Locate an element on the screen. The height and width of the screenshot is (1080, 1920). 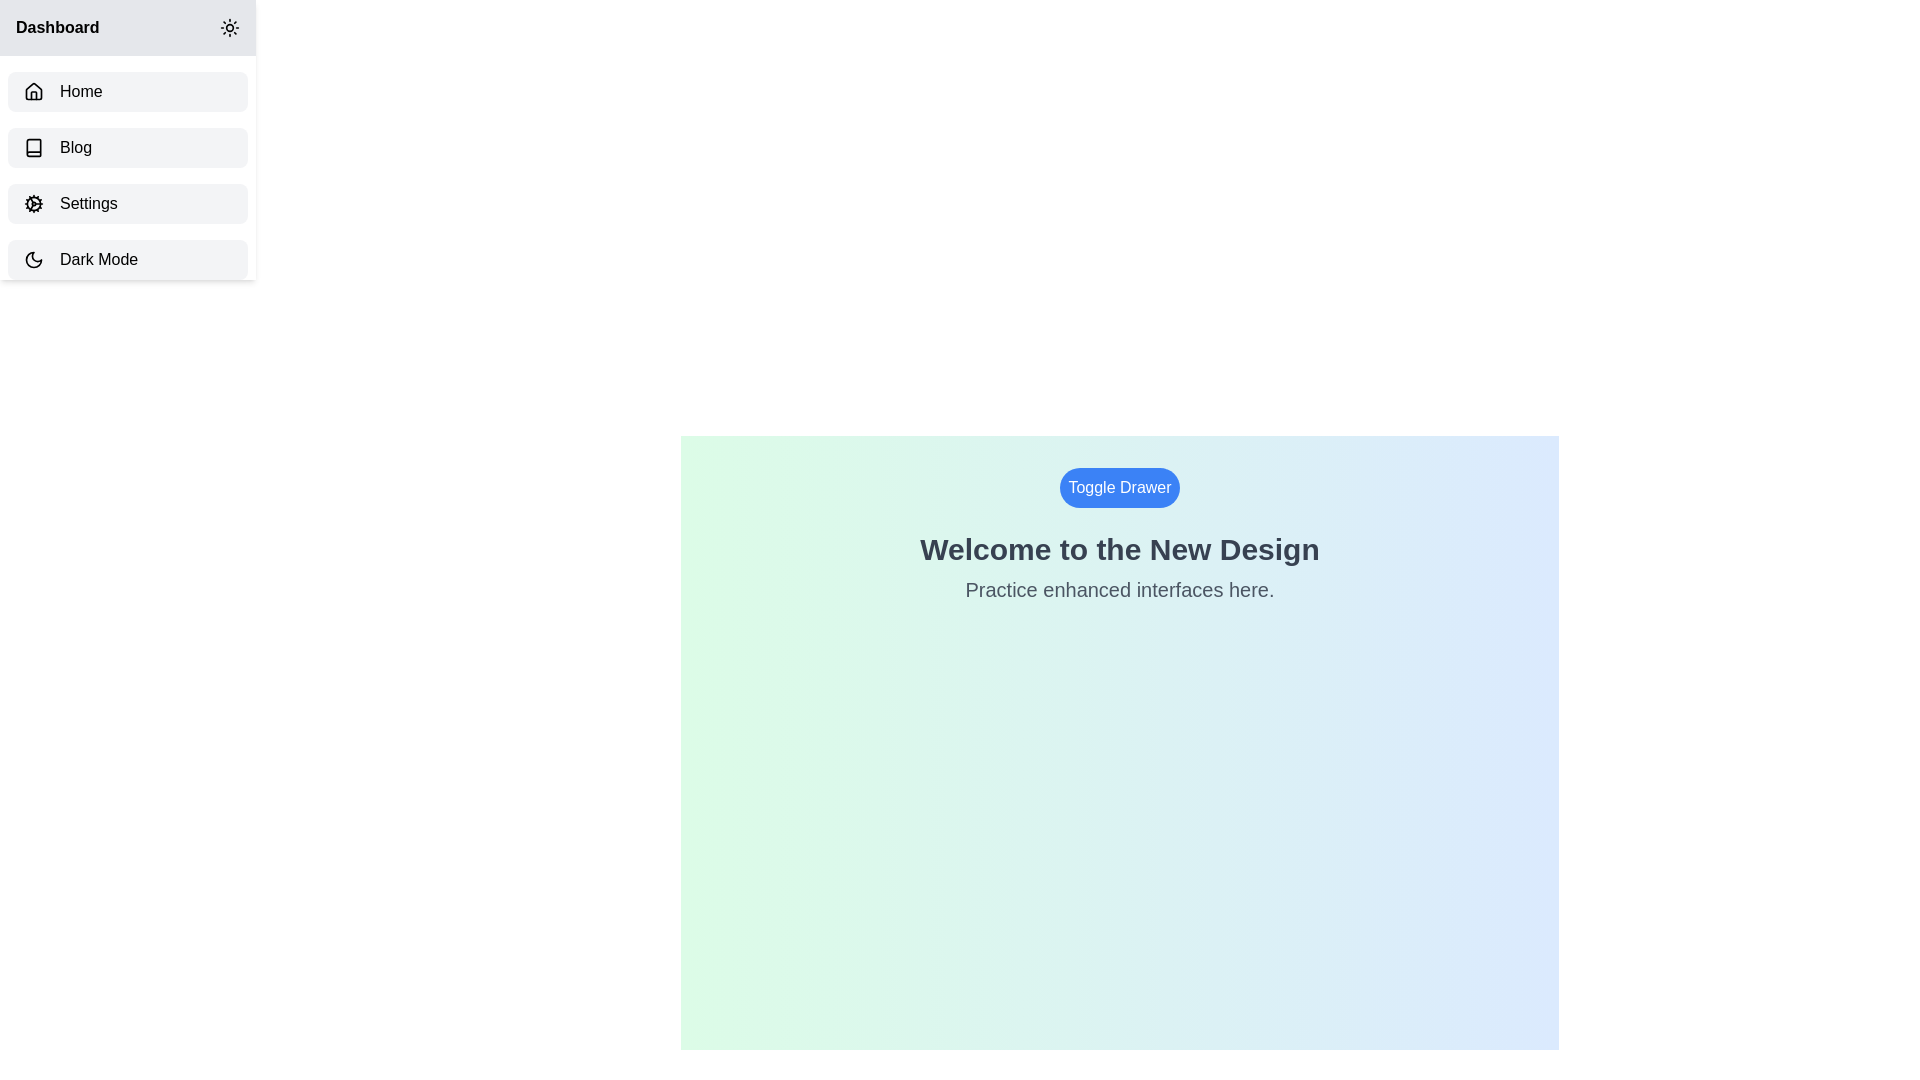
the sidebar item labeled Dark Mode is located at coordinates (127, 258).